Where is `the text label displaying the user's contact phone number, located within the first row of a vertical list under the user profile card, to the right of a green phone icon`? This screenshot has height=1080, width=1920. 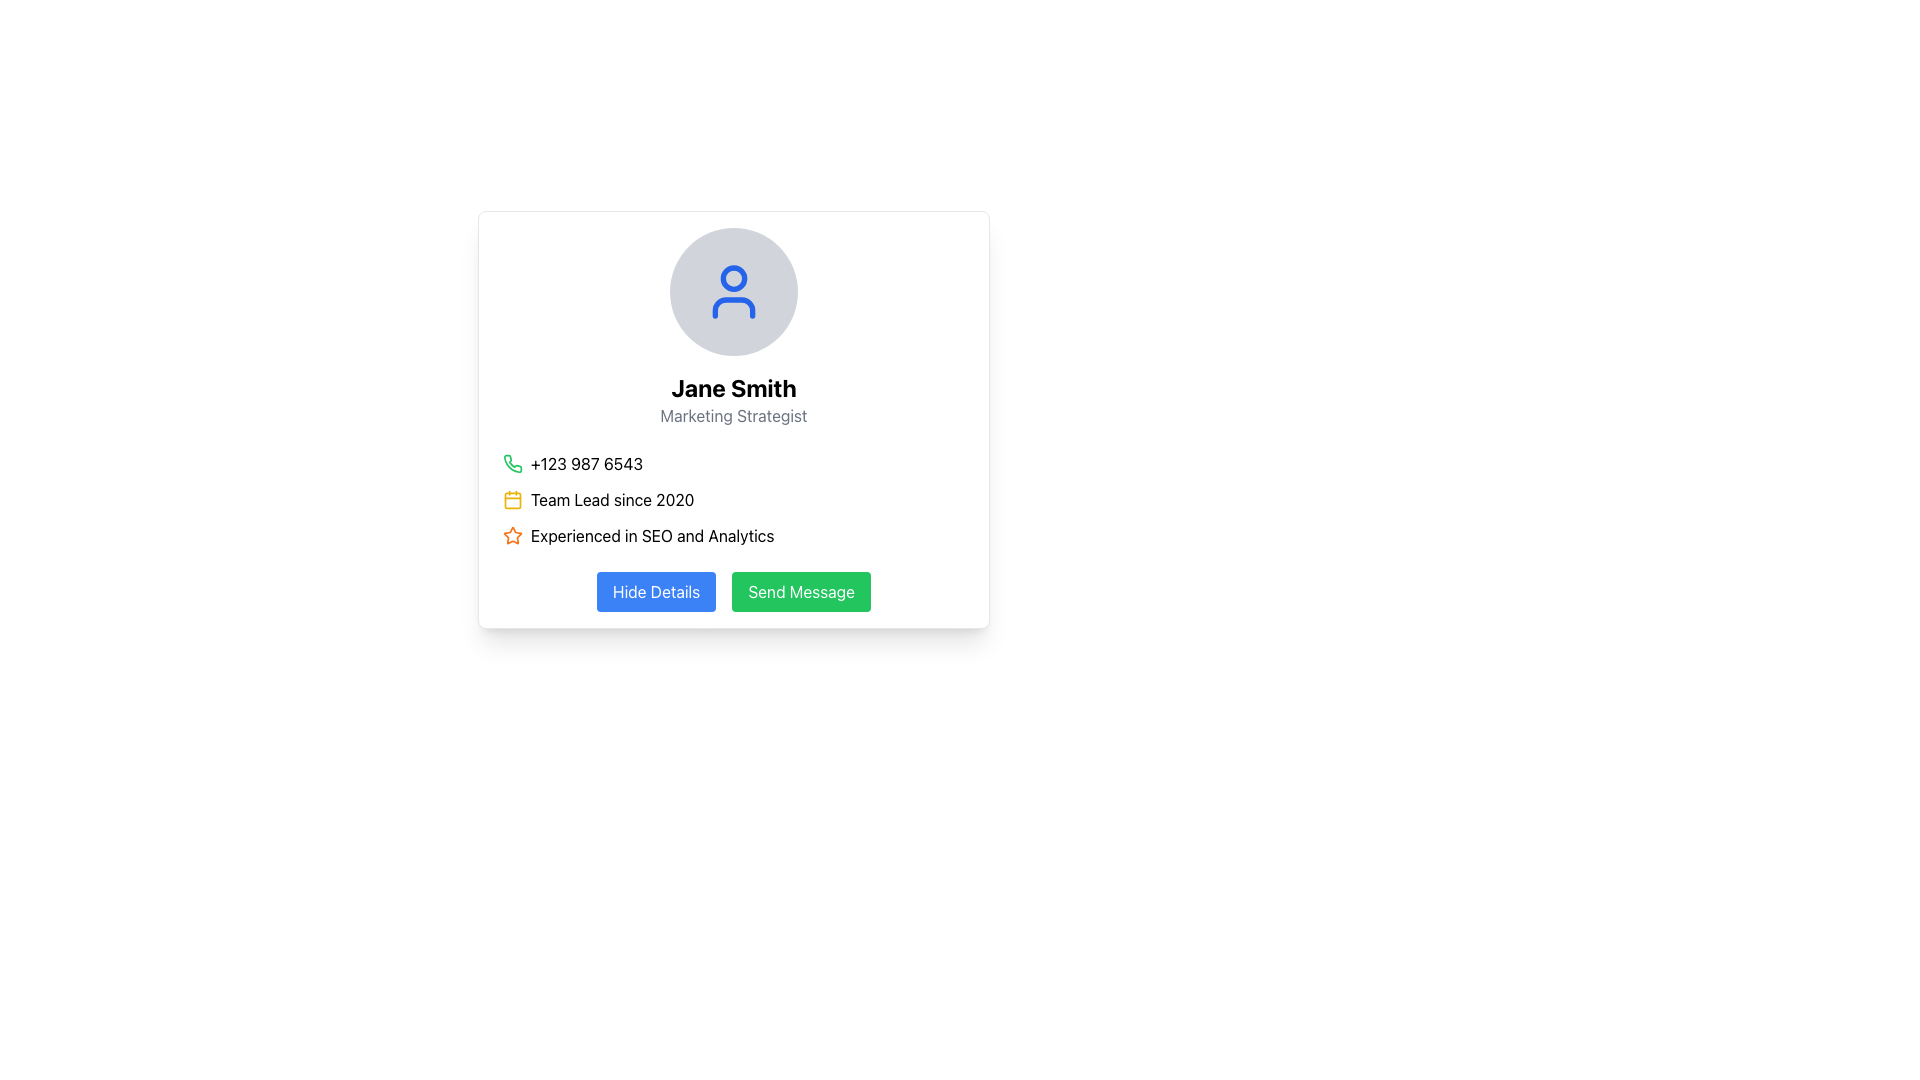
the text label displaying the user's contact phone number, located within the first row of a vertical list under the user profile card, to the right of a green phone icon is located at coordinates (585, 463).